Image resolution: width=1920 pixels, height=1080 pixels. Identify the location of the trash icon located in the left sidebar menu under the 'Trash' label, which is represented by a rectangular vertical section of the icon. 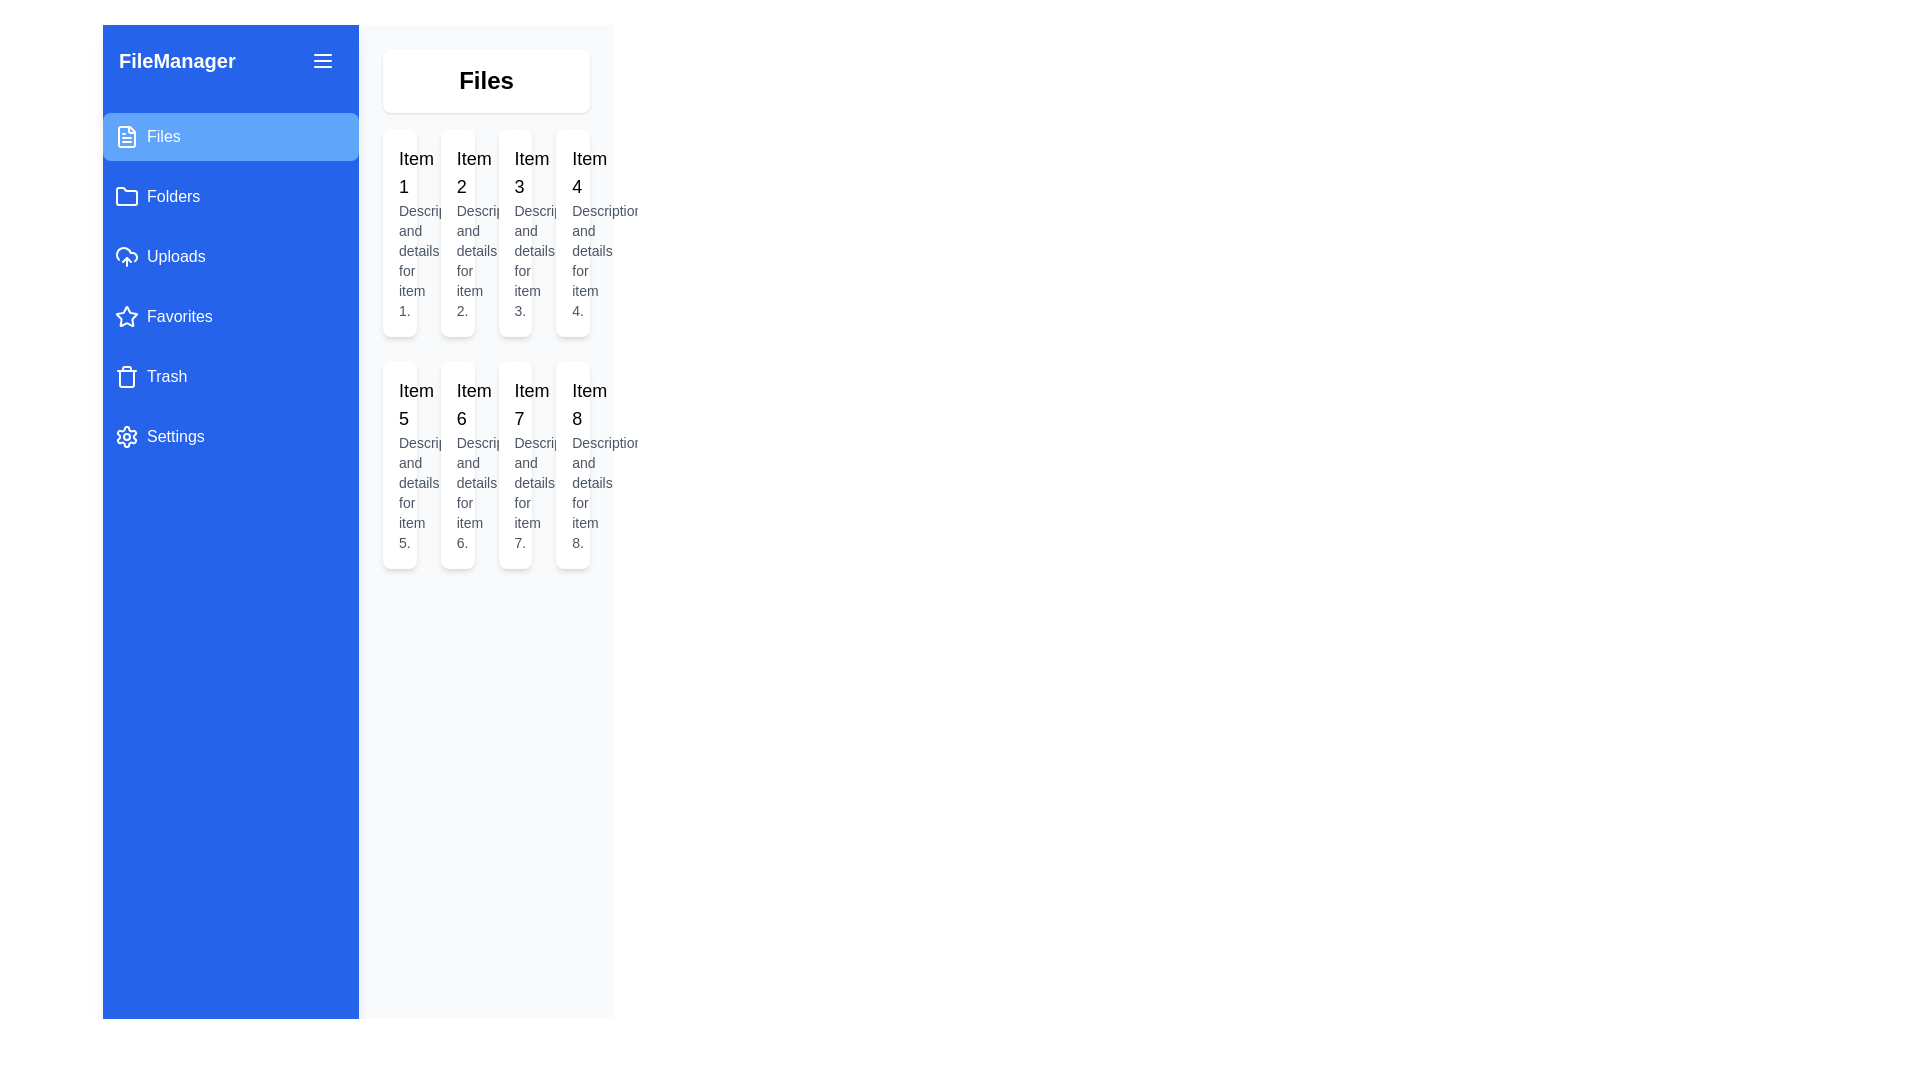
(125, 378).